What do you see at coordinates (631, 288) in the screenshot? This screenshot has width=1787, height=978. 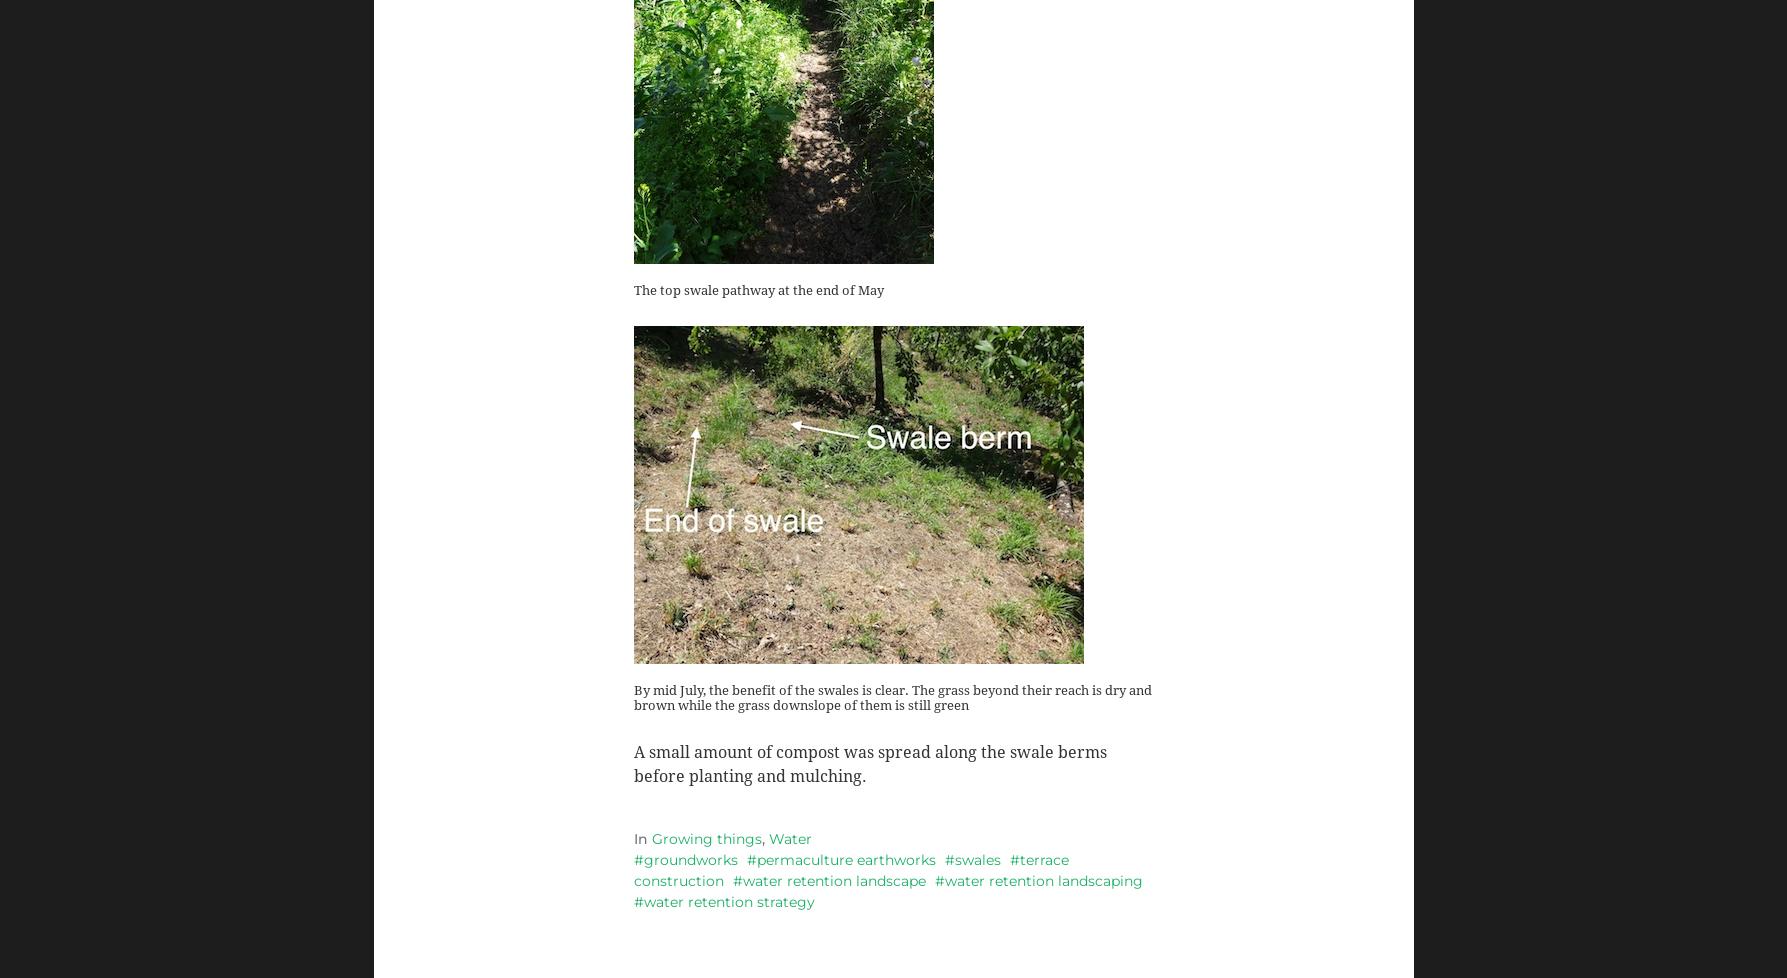 I see `'The top swale pathway at the end of May'` at bounding box center [631, 288].